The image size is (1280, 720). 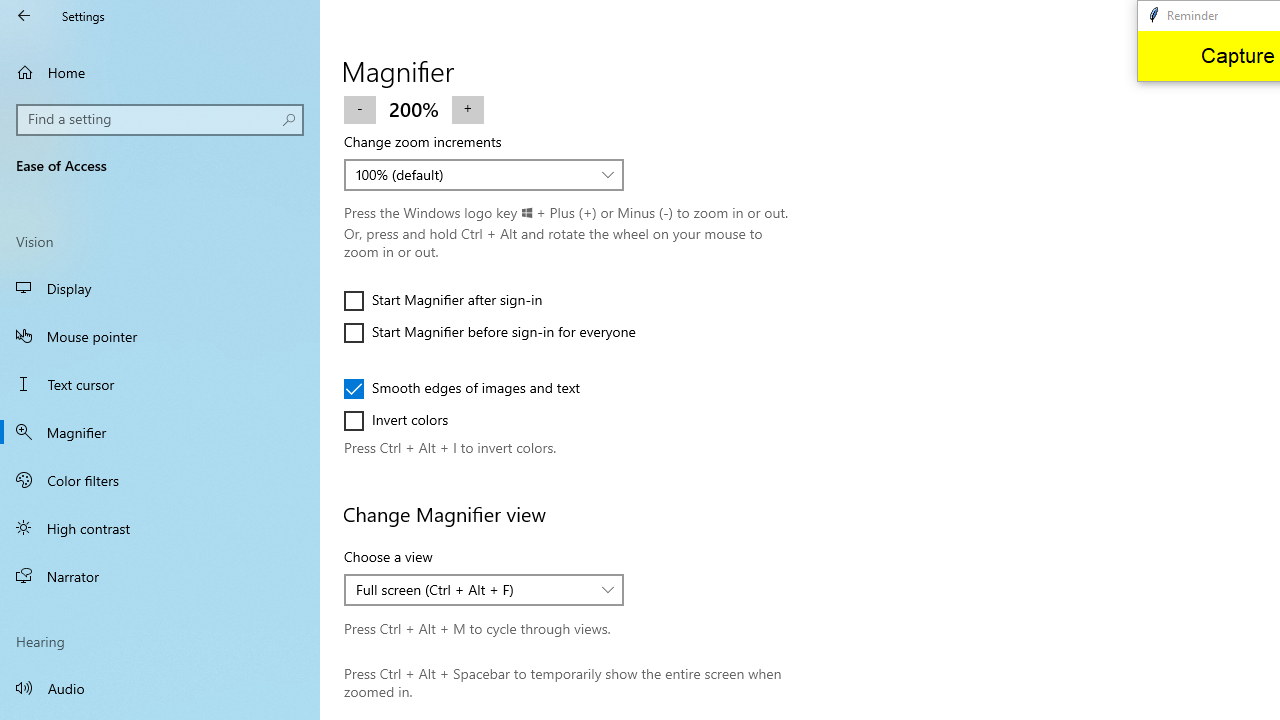 I want to click on 'Zoom in', so click(x=466, y=108).